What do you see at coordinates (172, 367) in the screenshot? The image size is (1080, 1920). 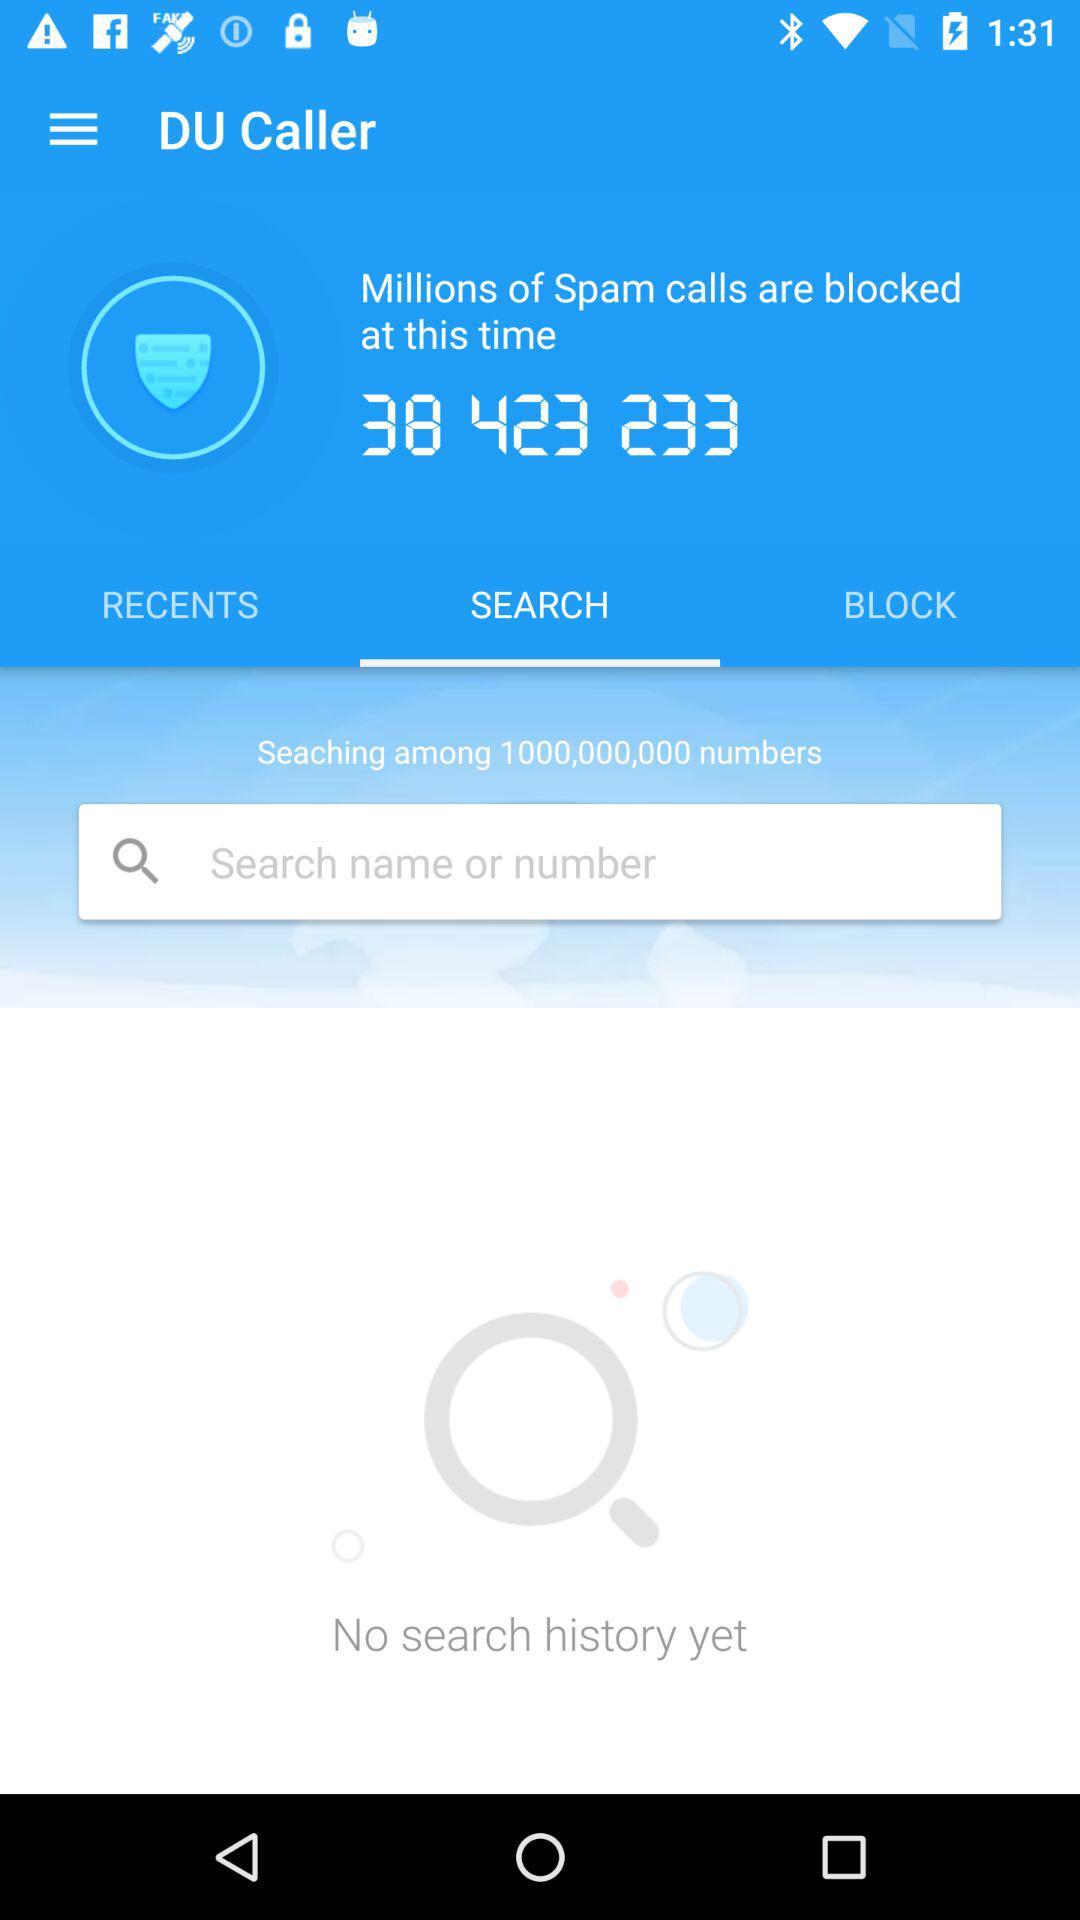 I see `icon above the recents` at bounding box center [172, 367].